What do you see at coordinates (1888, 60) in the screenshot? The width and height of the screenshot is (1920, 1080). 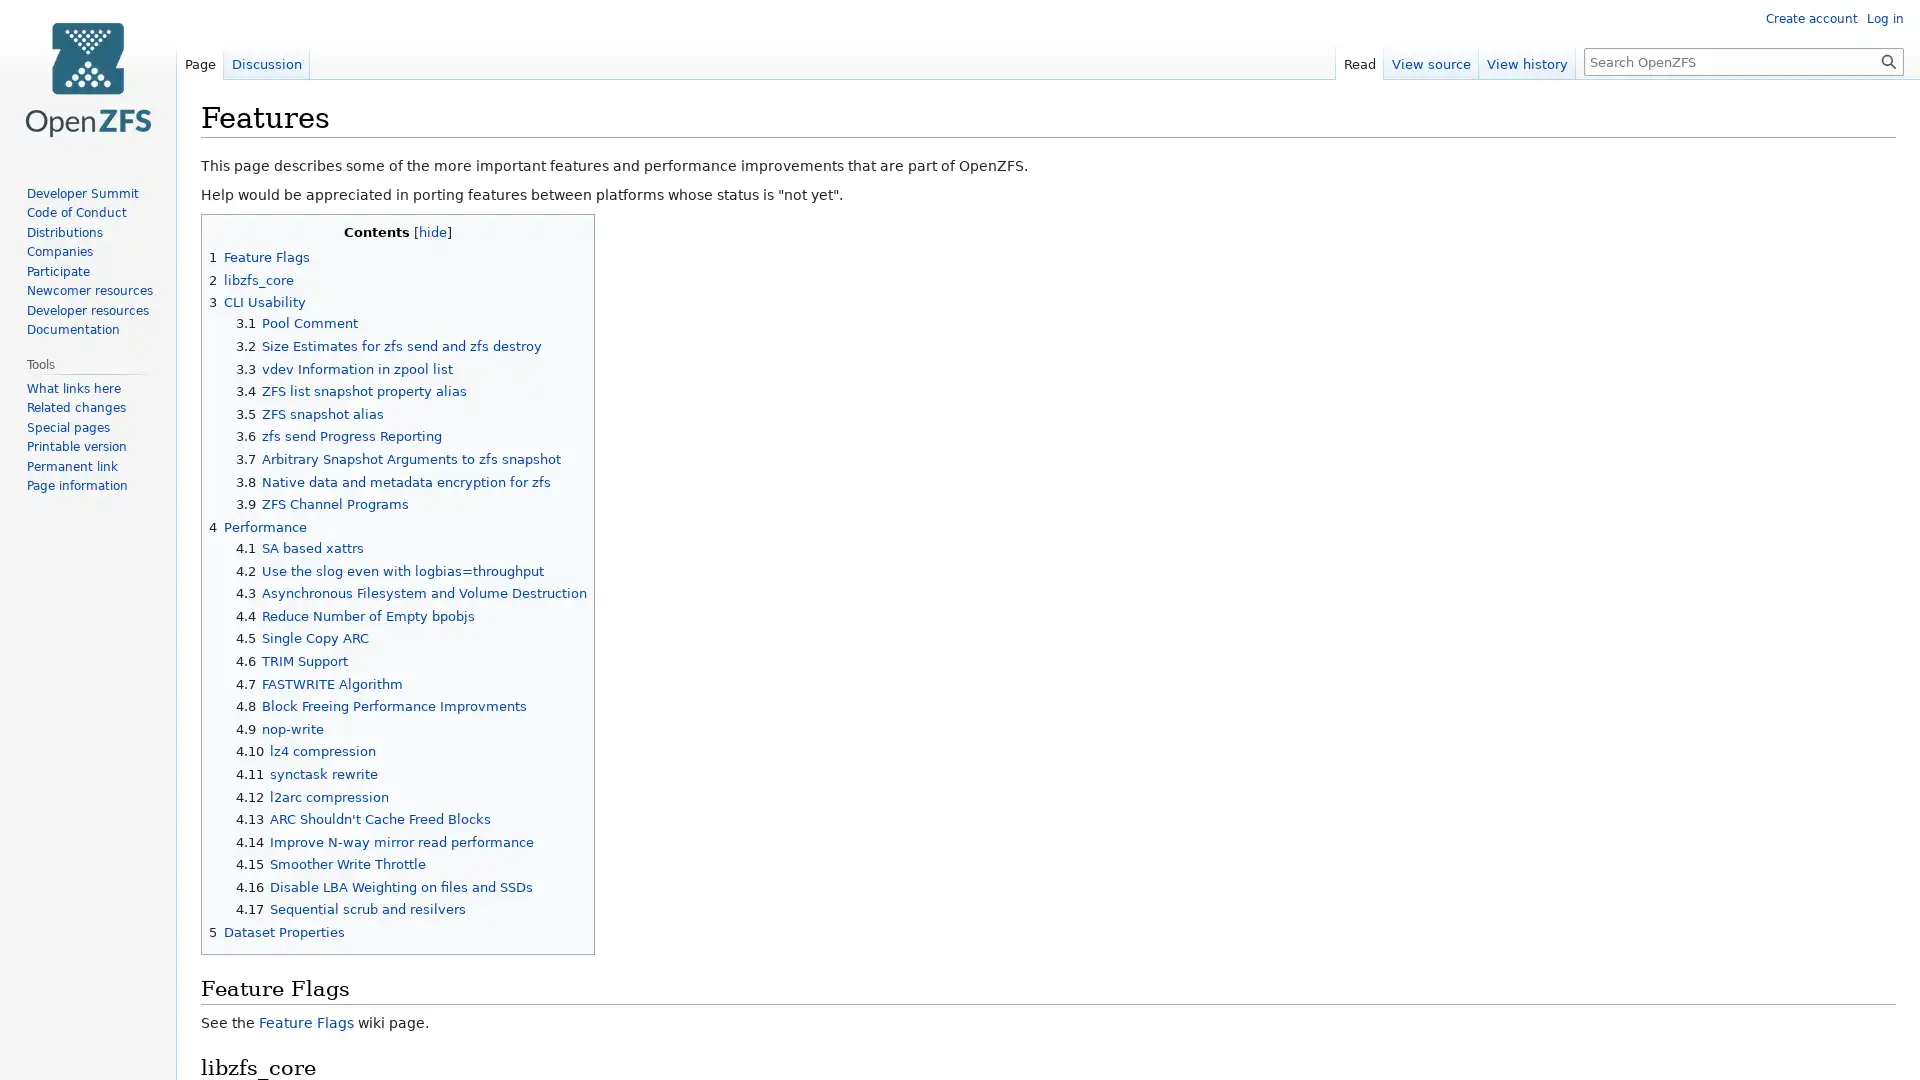 I see `Search` at bounding box center [1888, 60].